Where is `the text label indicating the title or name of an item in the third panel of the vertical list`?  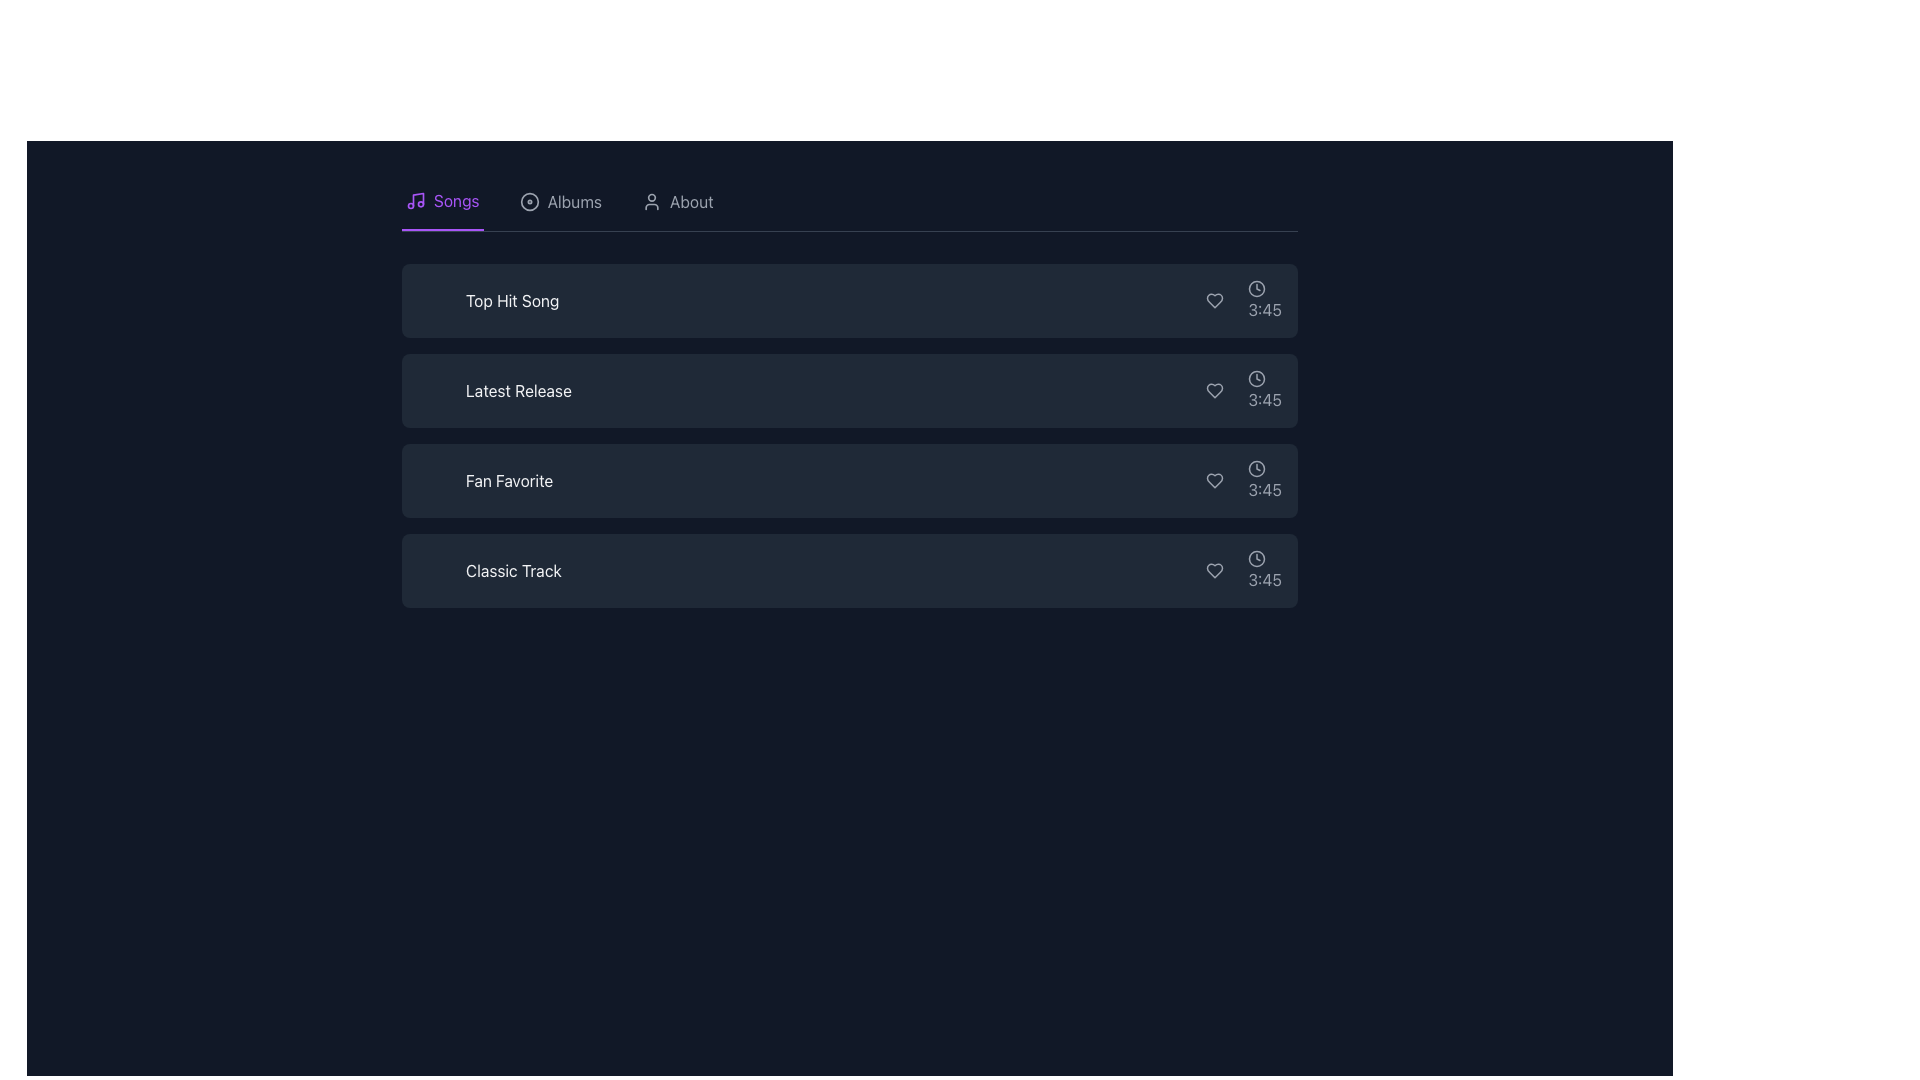
the text label indicating the title or name of an item in the third panel of the vertical list is located at coordinates (485, 481).